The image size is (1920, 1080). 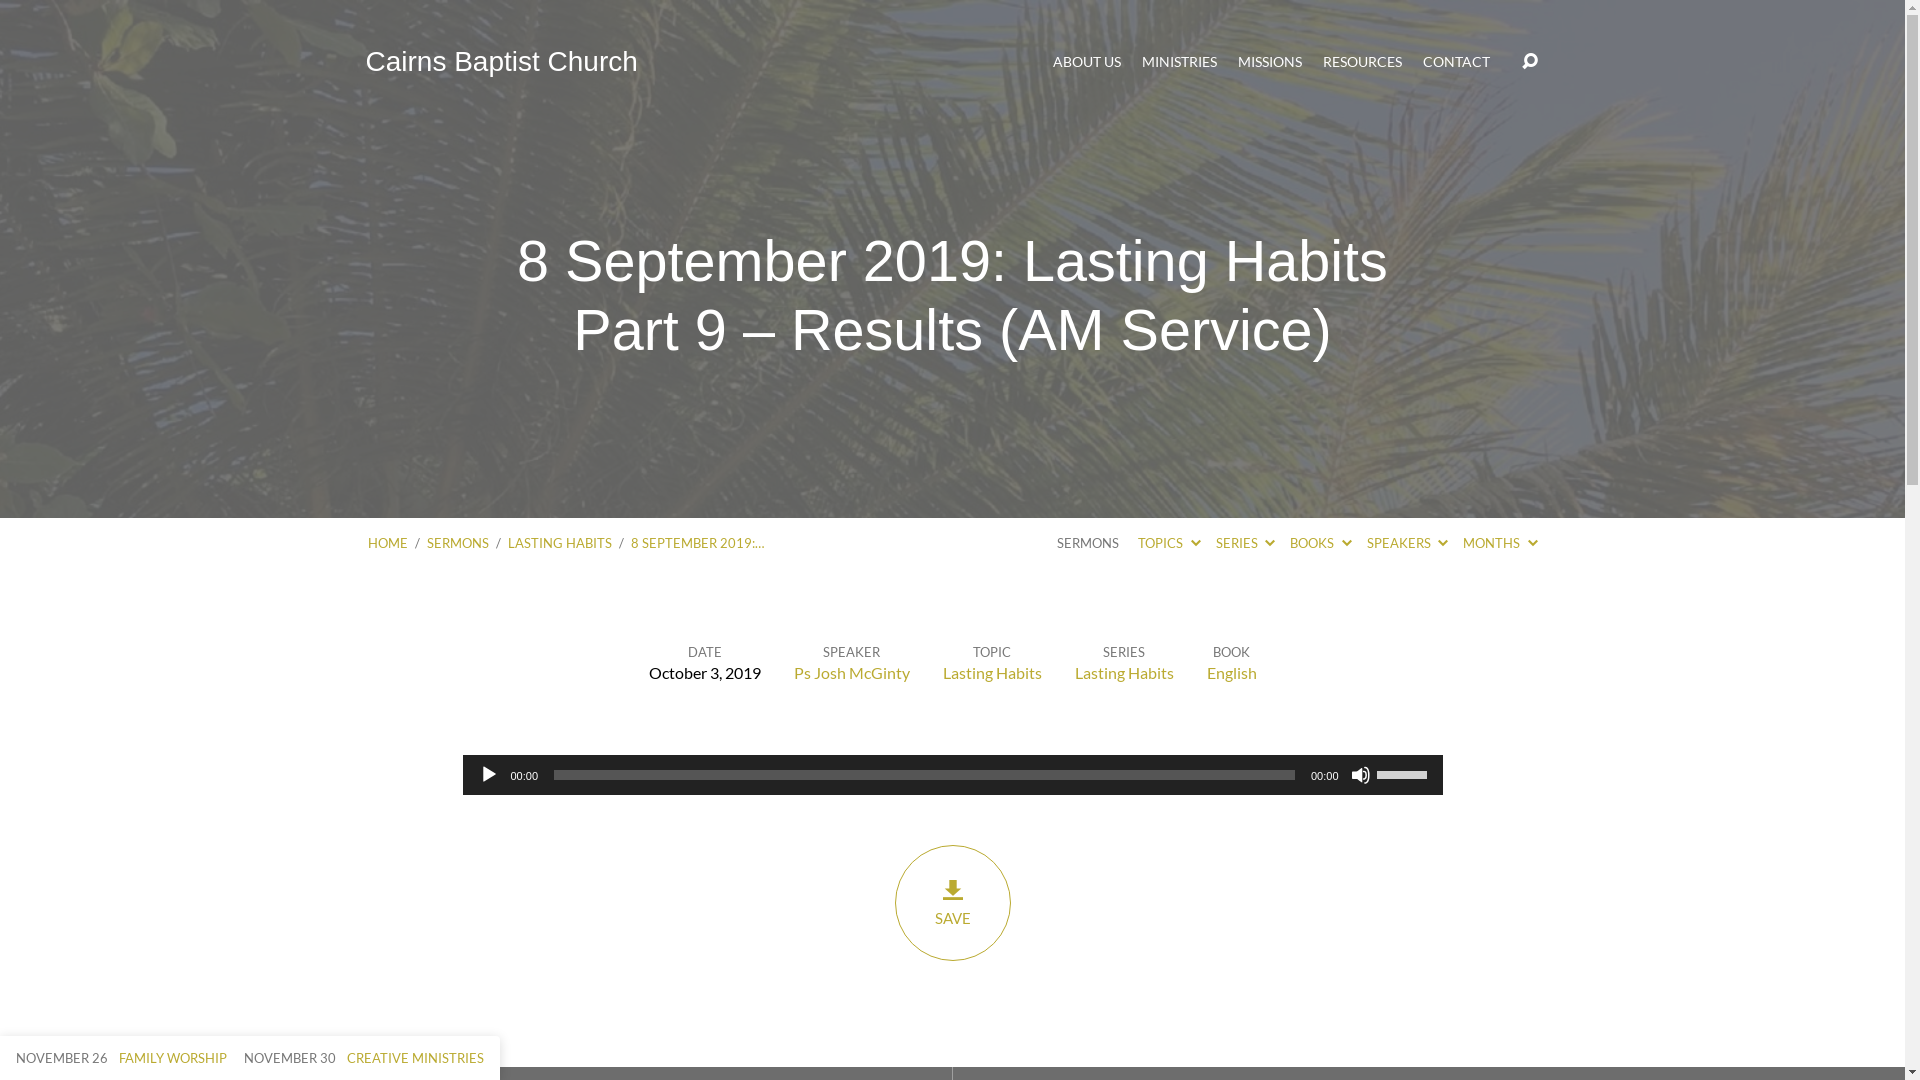 What do you see at coordinates (1229, 672) in the screenshot?
I see `'English'` at bounding box center [1229, 672].